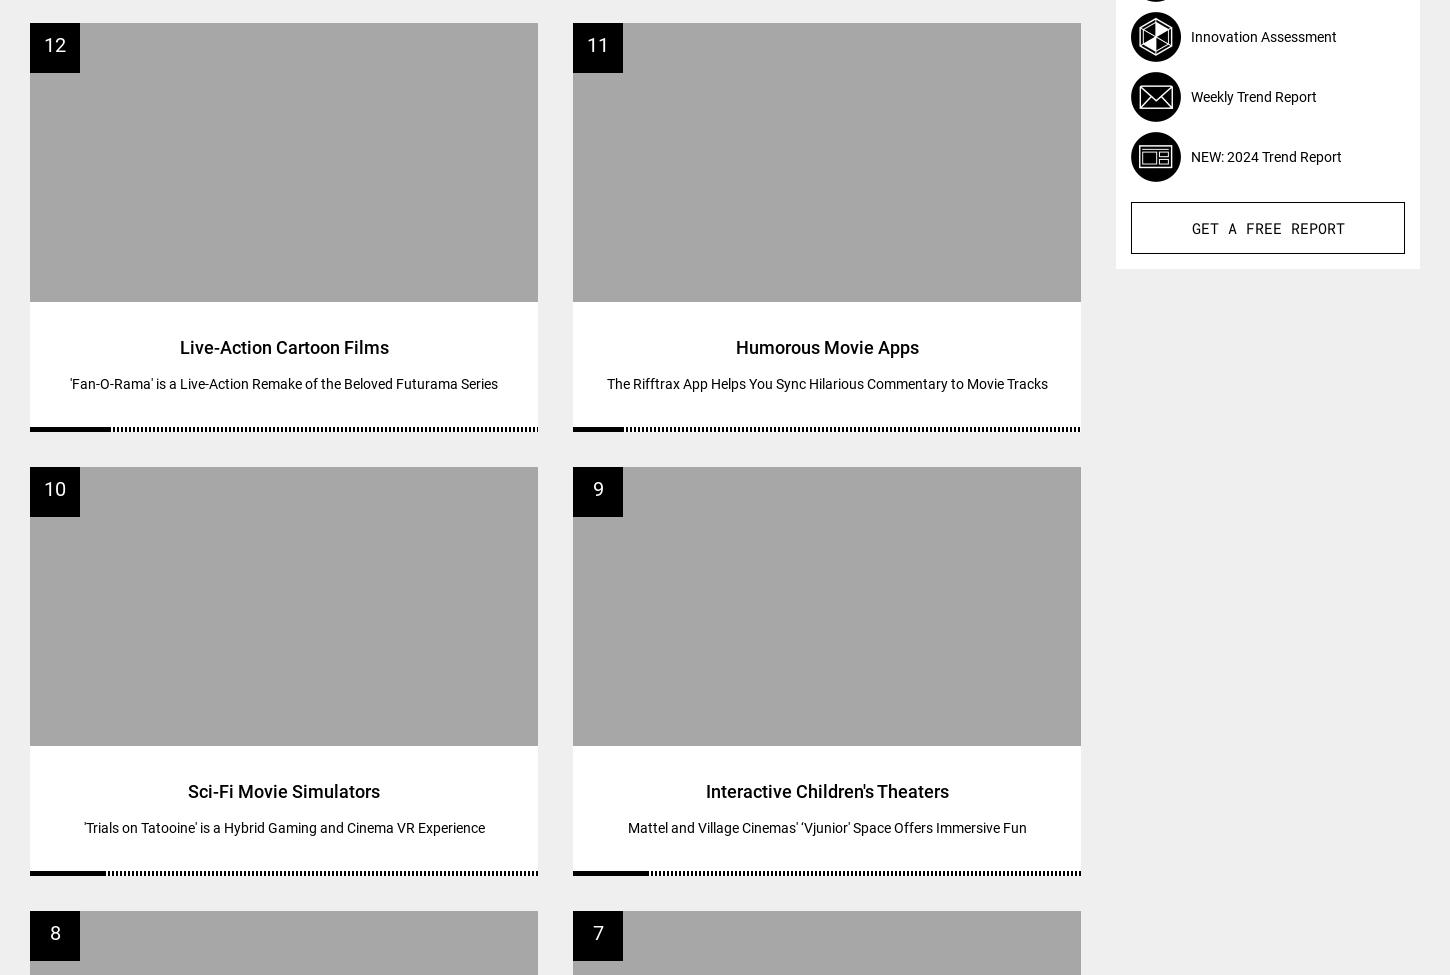 The image size is (1450, 975). Describe the element at coordinates (1263, 36) in the screenshot. I see `'Innovation Assessment'` at that location.